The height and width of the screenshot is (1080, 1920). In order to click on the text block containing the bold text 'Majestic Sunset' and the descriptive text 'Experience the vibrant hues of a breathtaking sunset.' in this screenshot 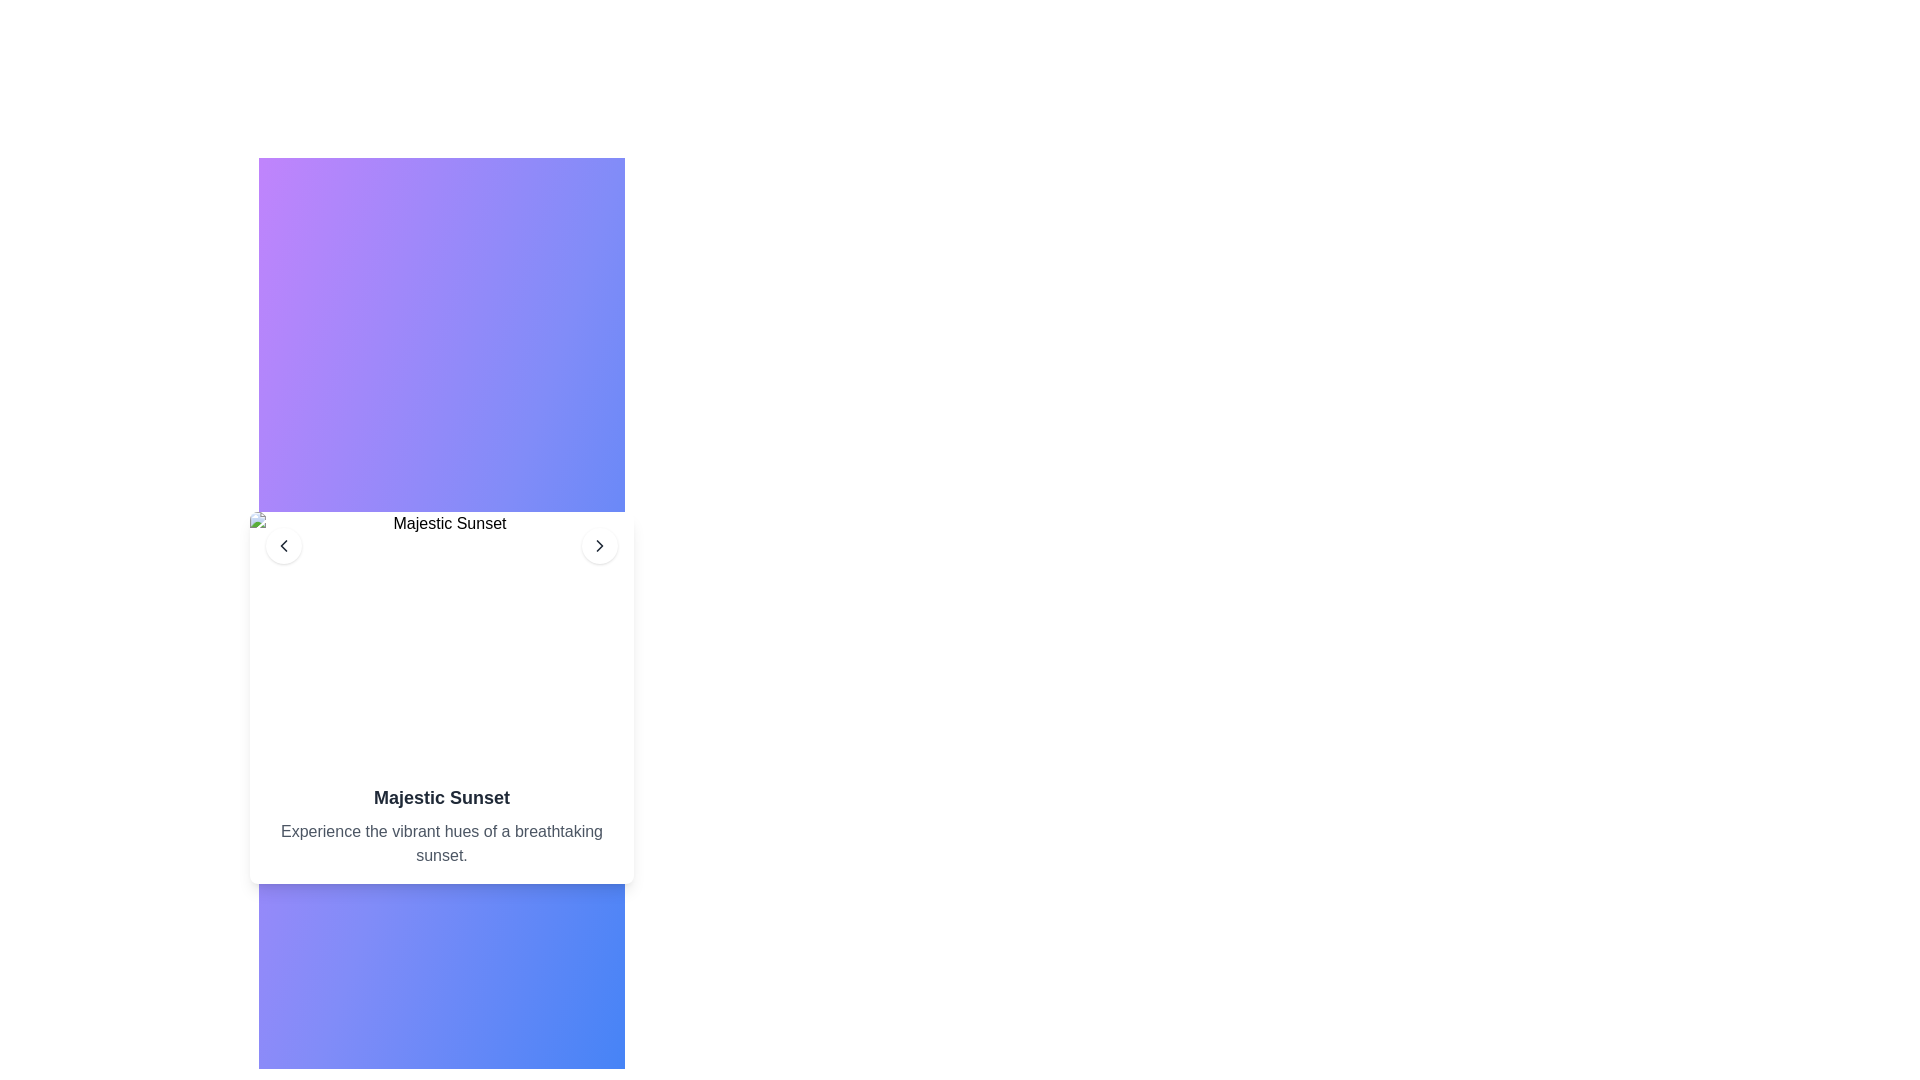, I will do `click(440, 825)`.